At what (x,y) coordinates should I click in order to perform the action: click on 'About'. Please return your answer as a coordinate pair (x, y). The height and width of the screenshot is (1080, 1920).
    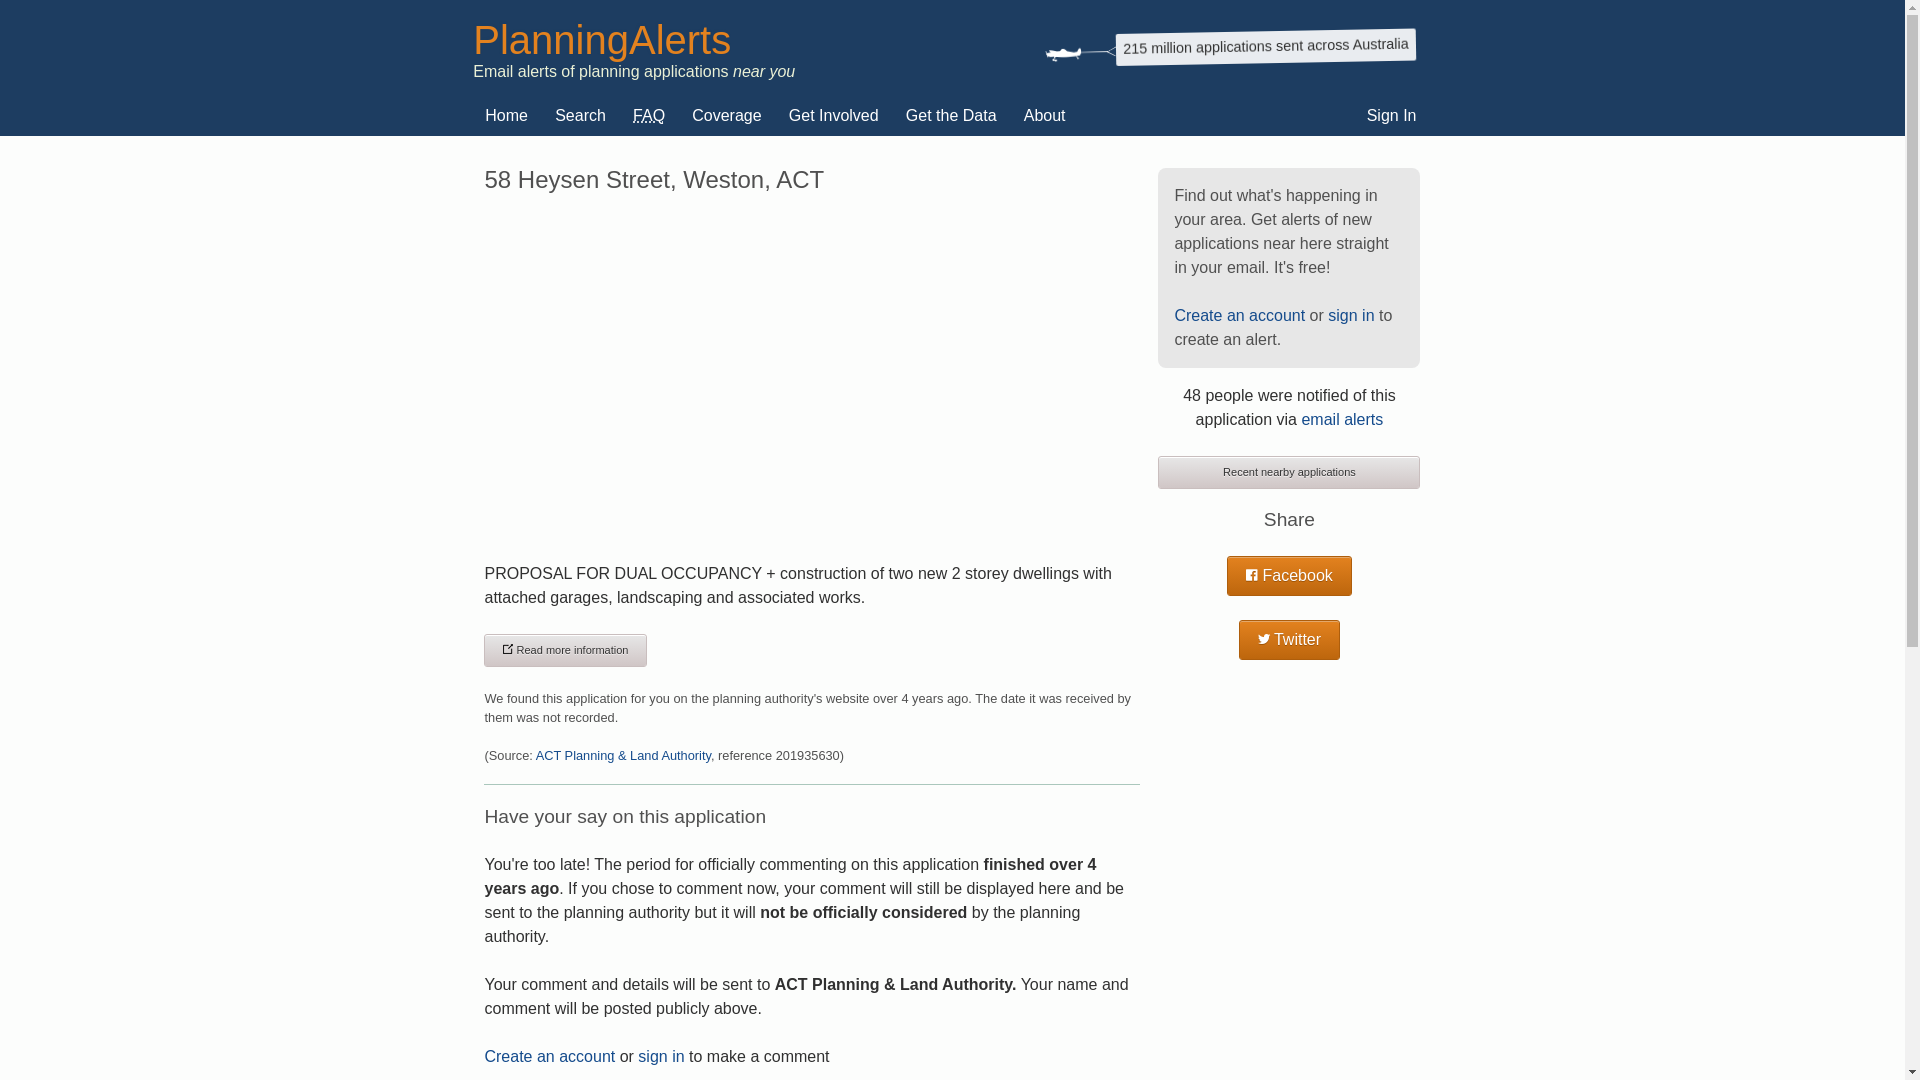
    Looking at the image, I should click on (1044, 115).